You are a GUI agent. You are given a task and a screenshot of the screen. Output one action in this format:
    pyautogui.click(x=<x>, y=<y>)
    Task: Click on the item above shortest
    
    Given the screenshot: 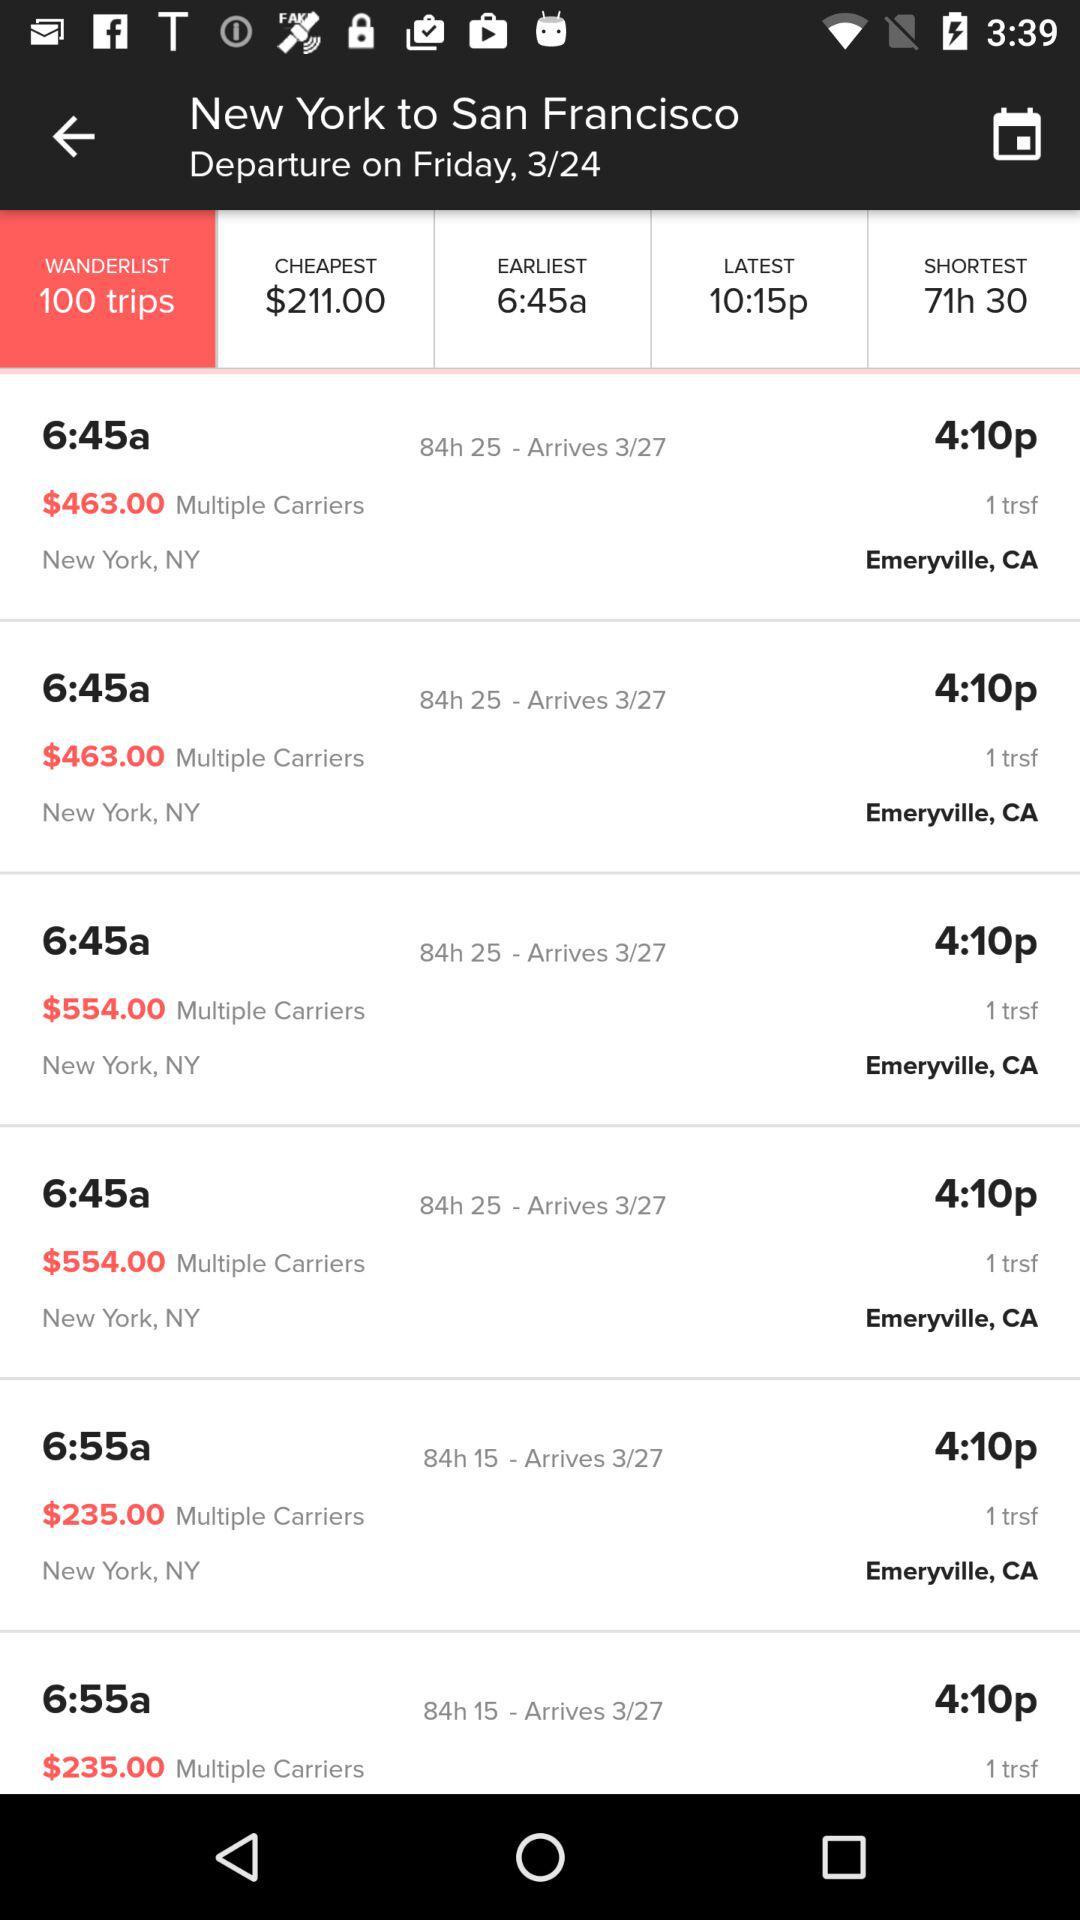 What is the action you would take?
    pyautogui.click(x=1017, y=135)
    